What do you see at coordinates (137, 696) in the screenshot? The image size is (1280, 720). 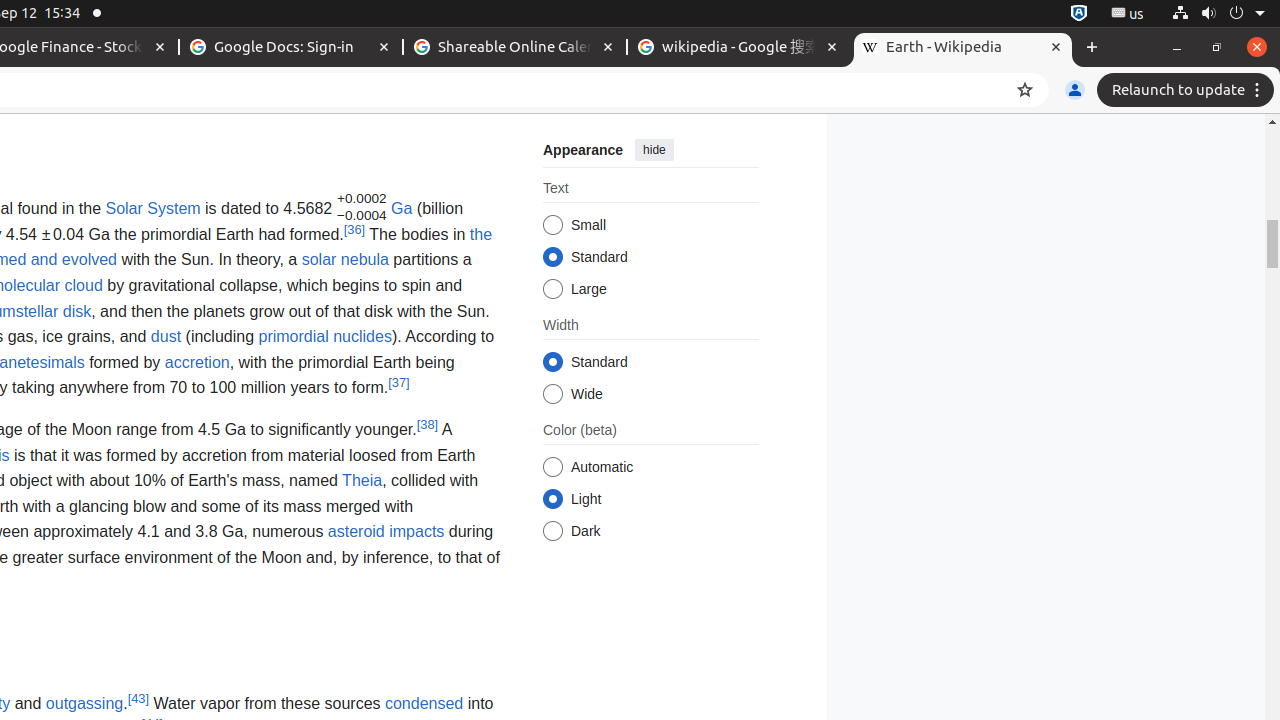 I see `'[43]'` at bounding box center [137, 696].